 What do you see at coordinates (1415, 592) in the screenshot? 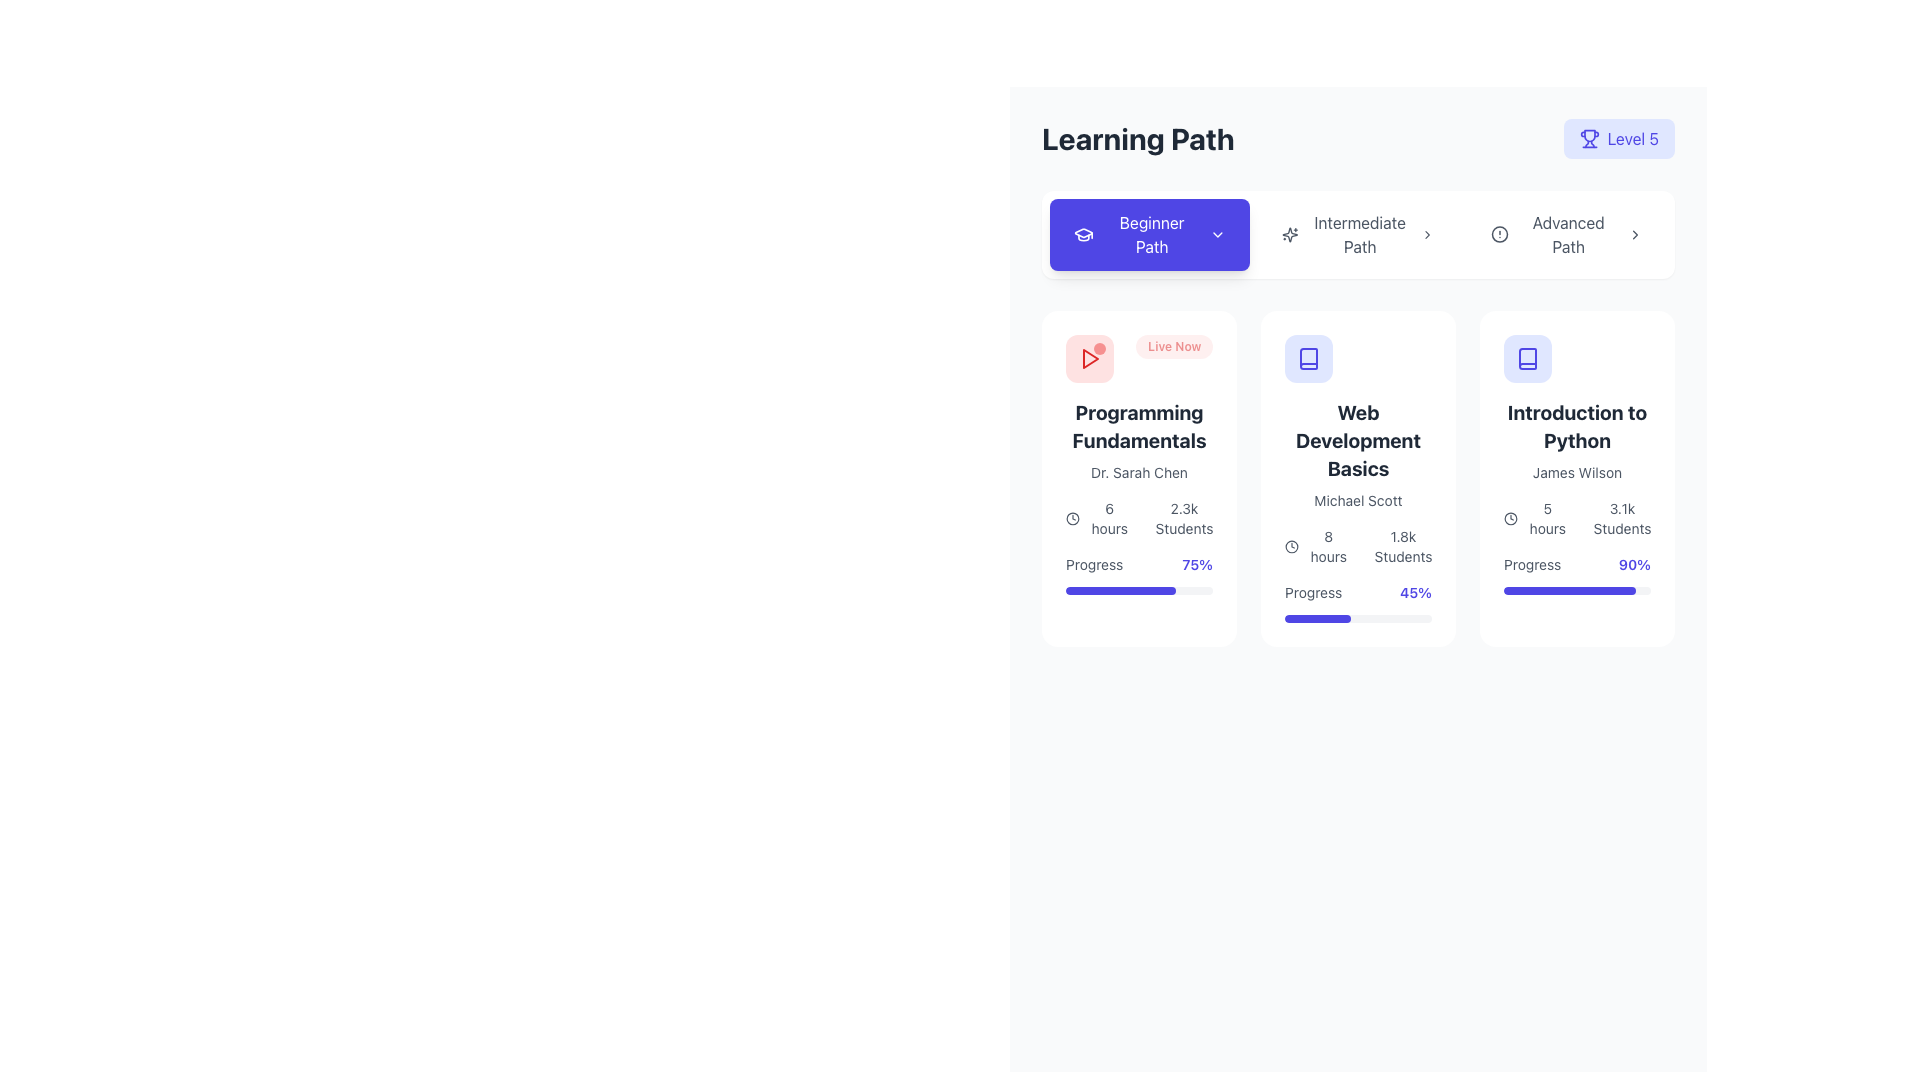
I see `the Text label displaying '45%' in a bold, indigo-colored font, which represents a percentage value related to a metric or progress` at bounding box center [1415, 592].